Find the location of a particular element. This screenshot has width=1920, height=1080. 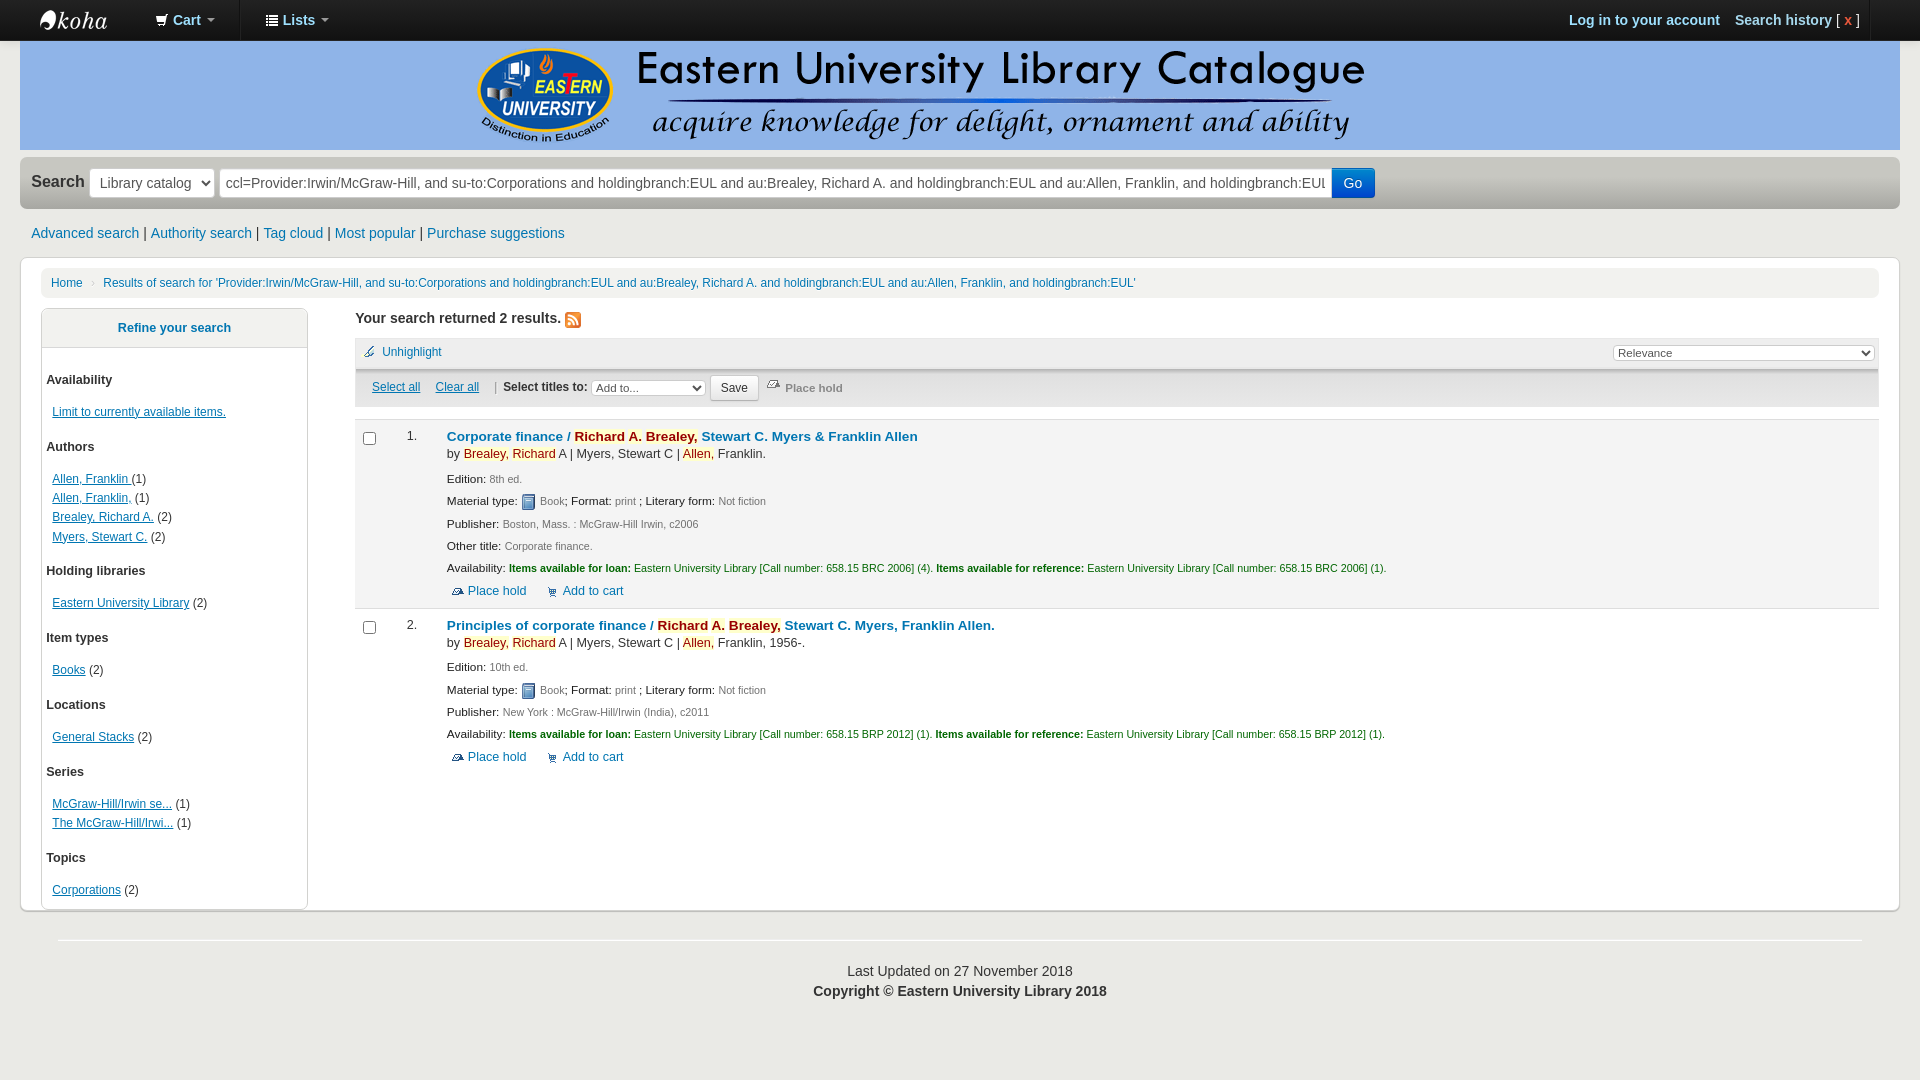

'Most popular' is located at coordinates (375, 231).